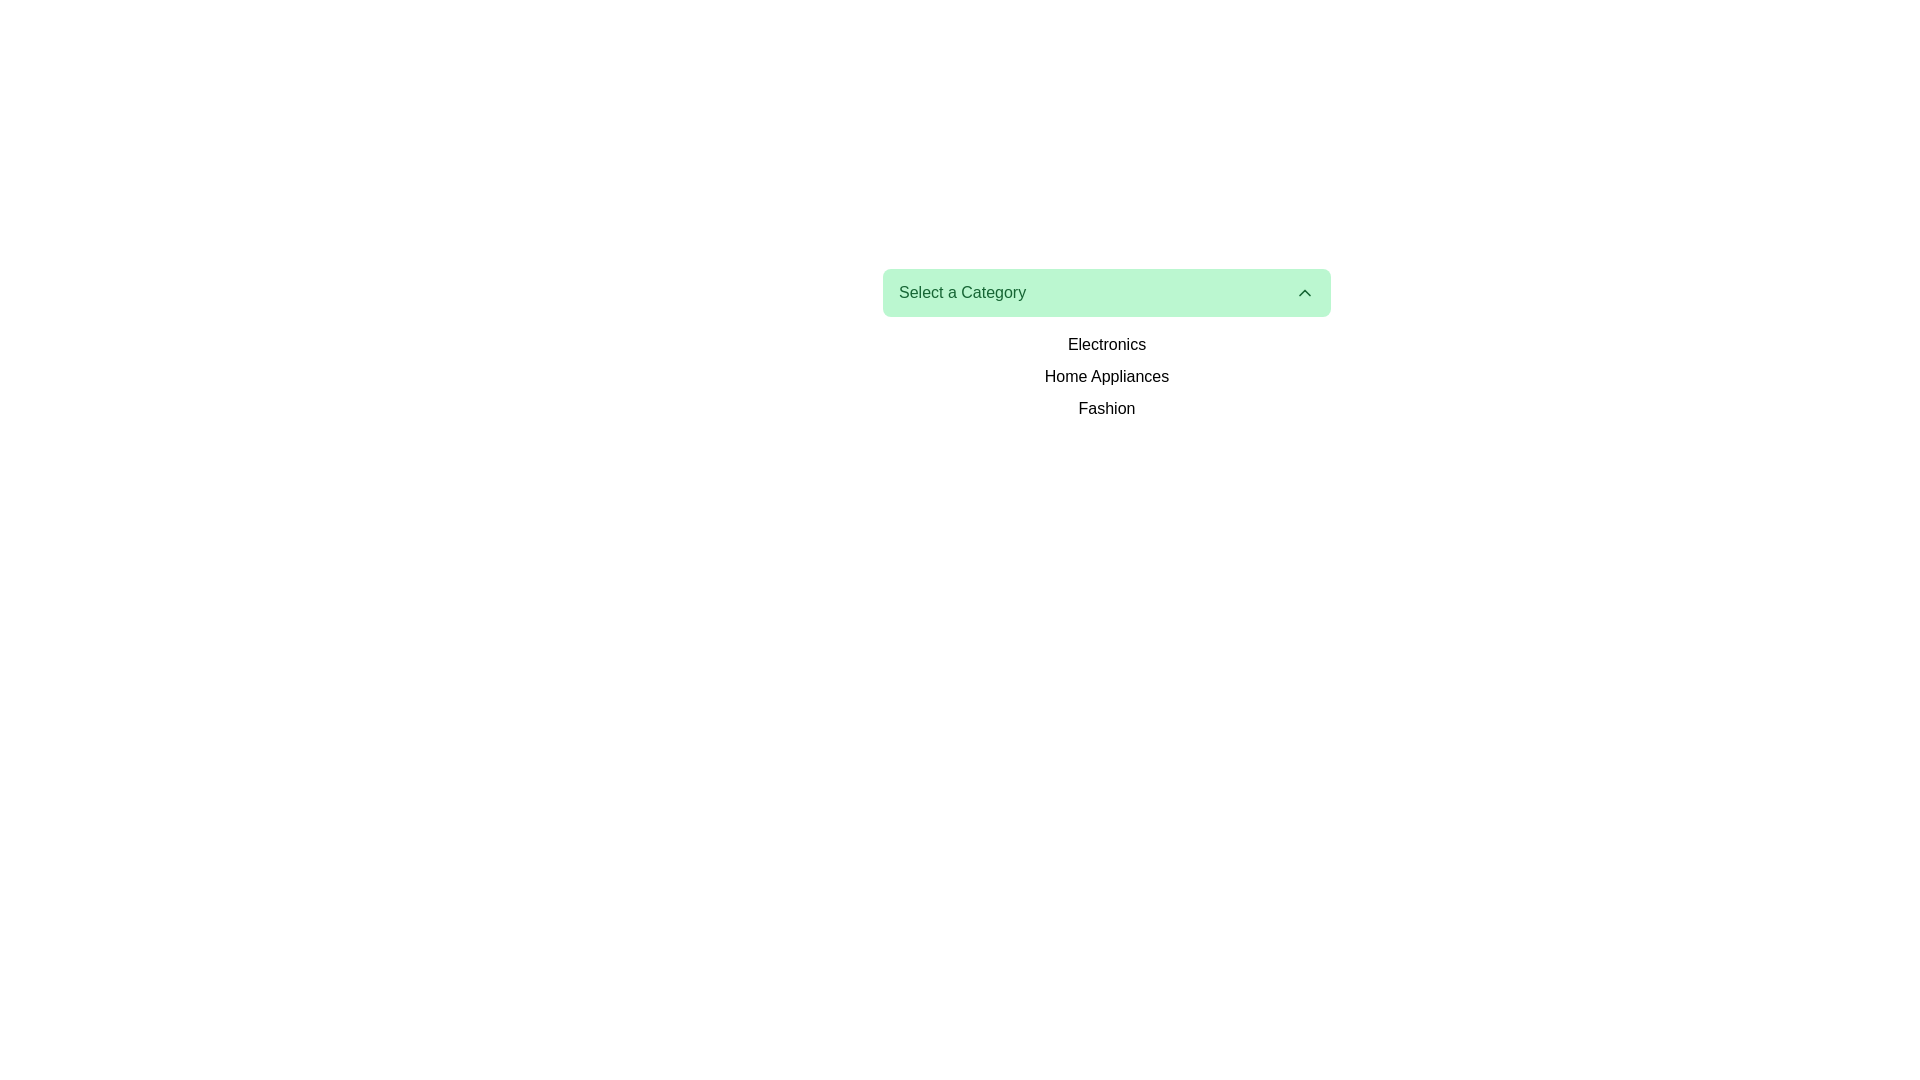 The width and height of the screenshot is (1920, 1080). I want to click on the 'Fashion' category text label, which is the third item in the vertical list under the dropdown menu, following 'Electronics' and 'Home Appliances', so click(1106, 407).